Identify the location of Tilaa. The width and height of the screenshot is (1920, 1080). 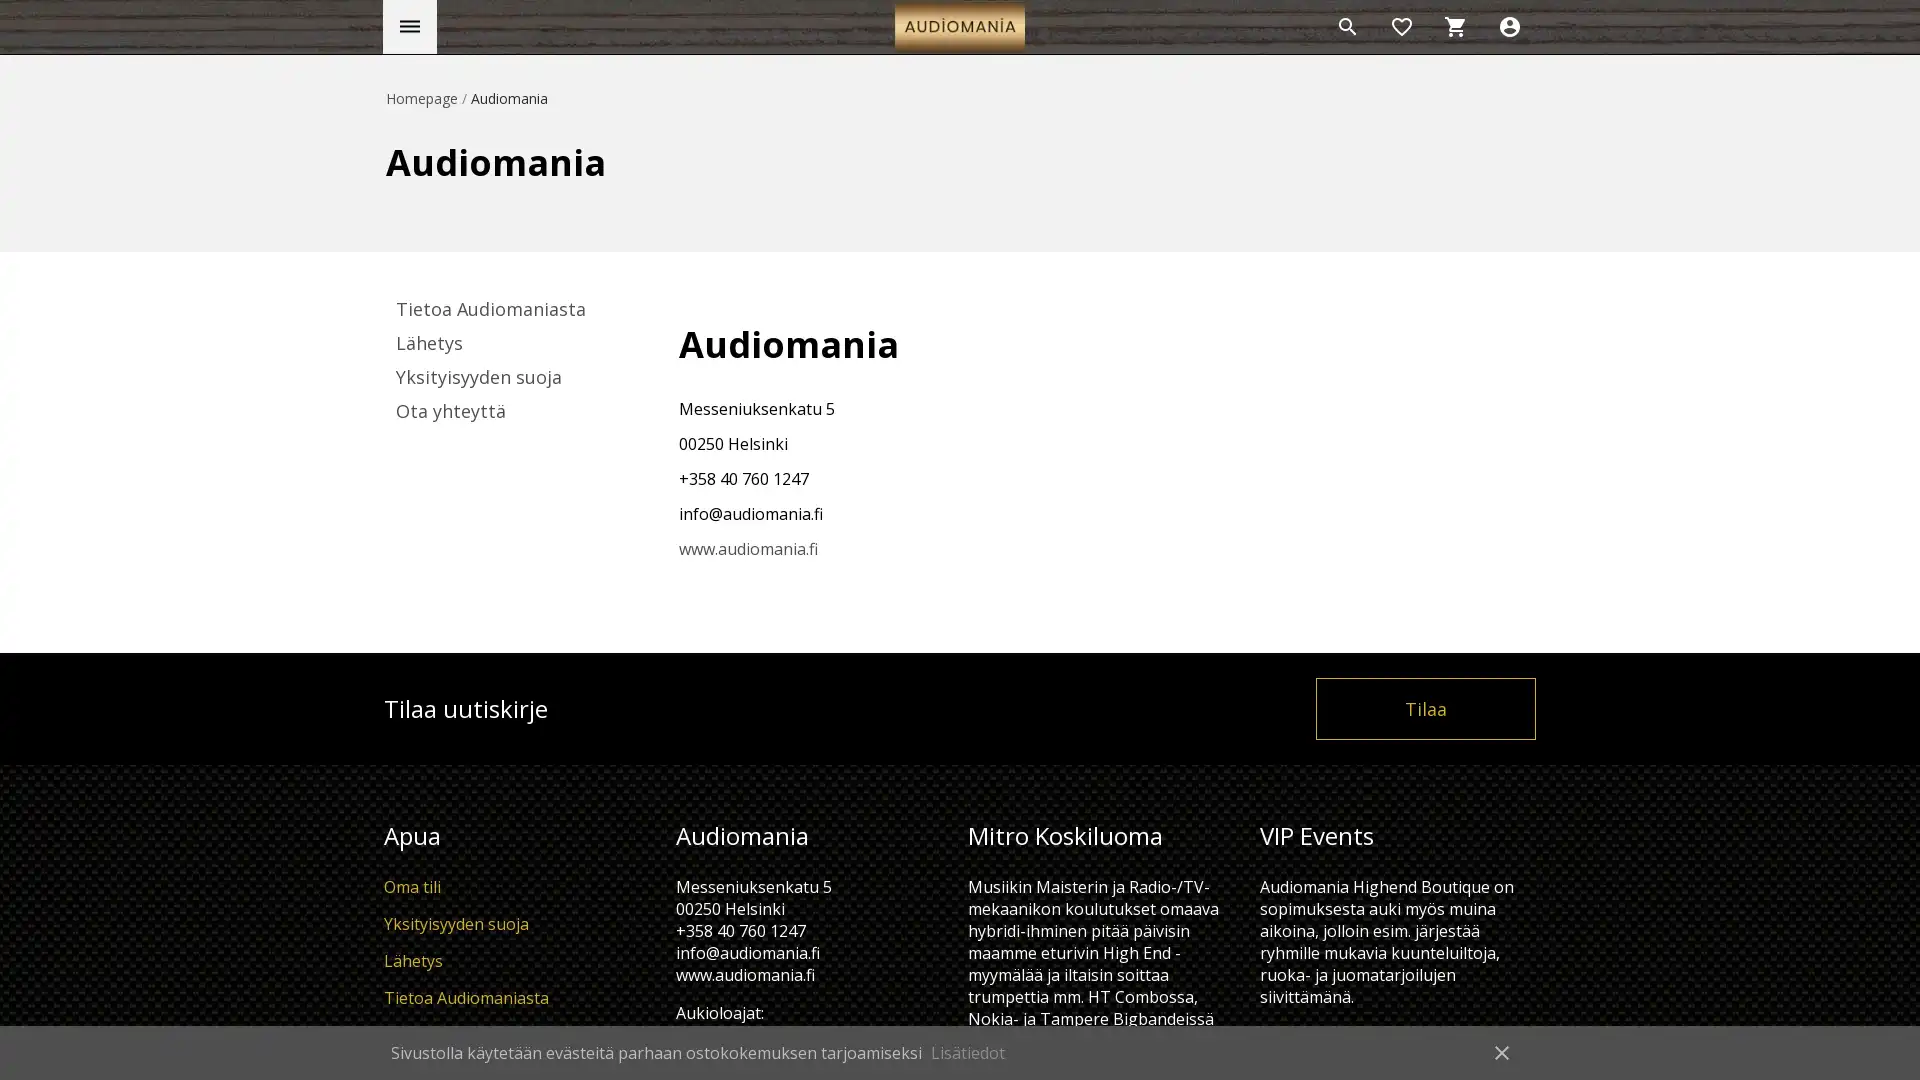
(1424, 707).